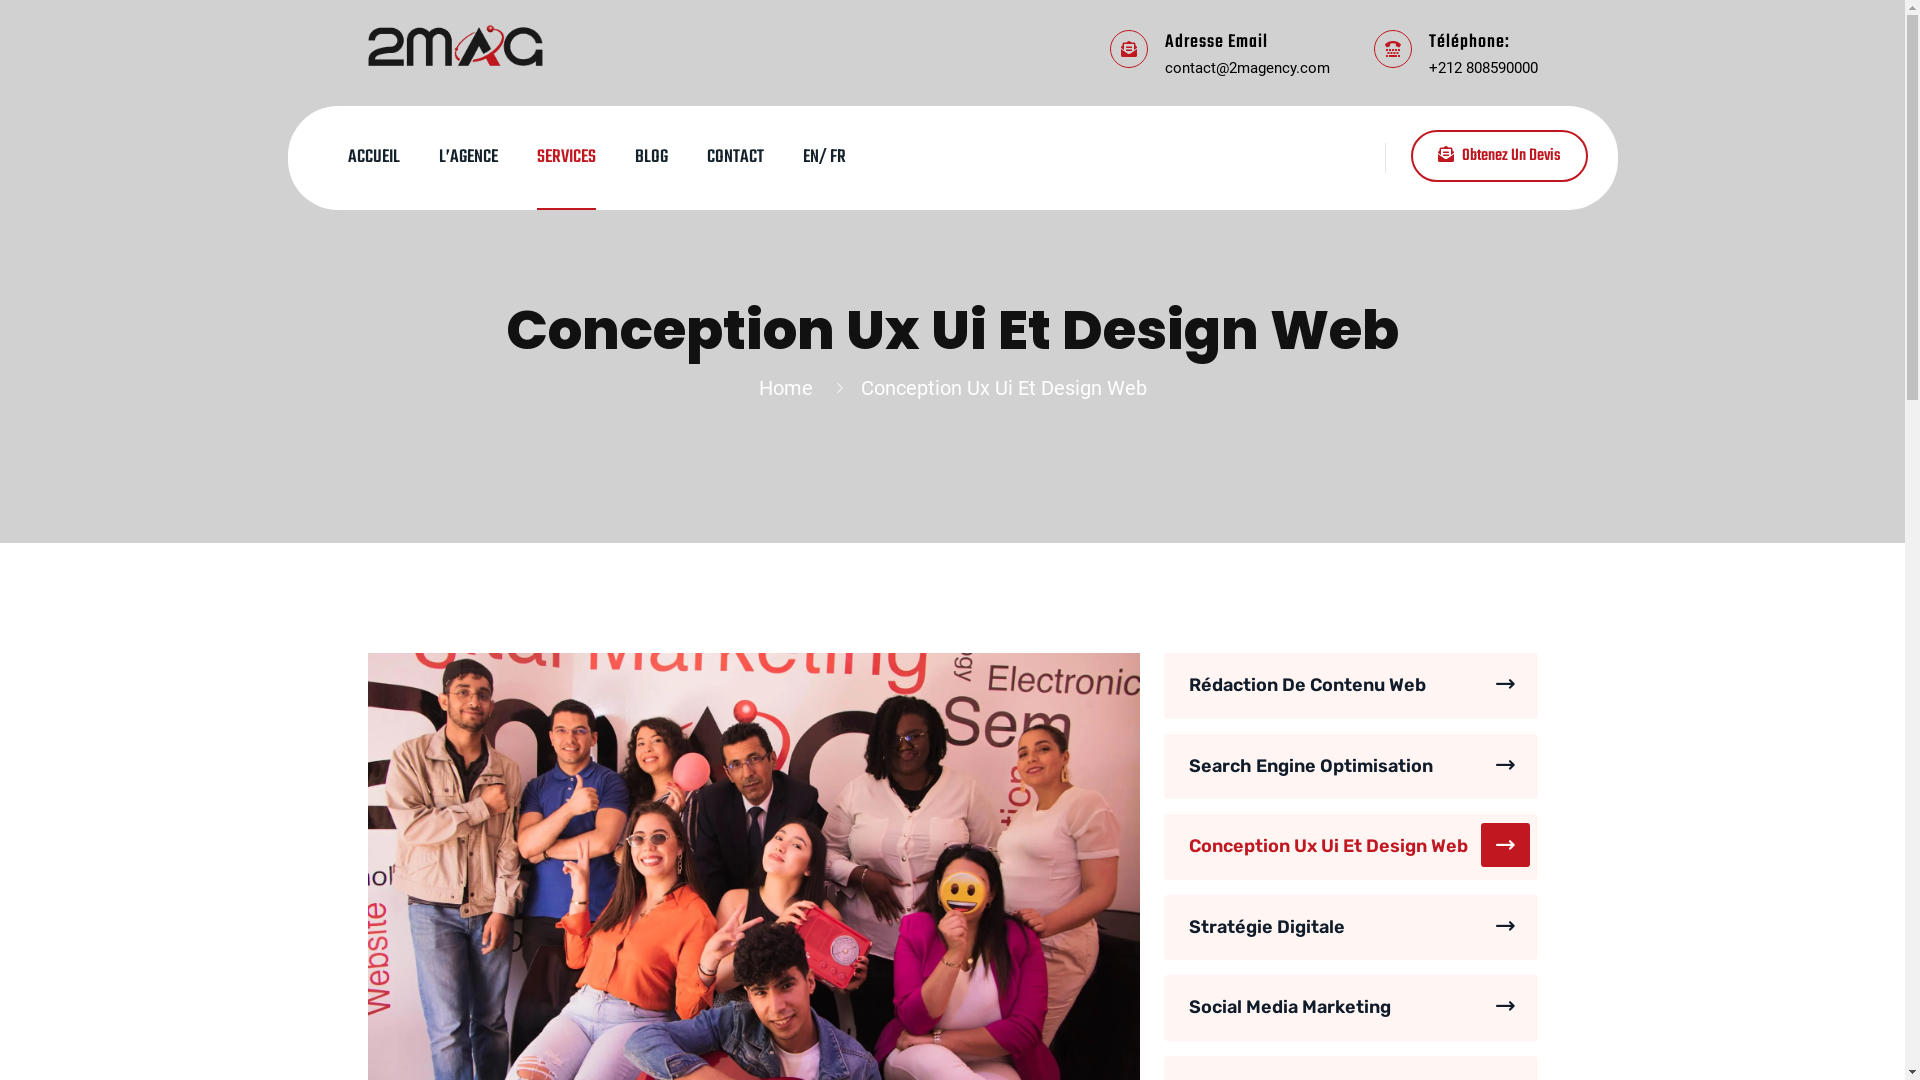 Image resolution: width=1920 pixels, height=1080 pixels. What do you see at coordinates (1350, 847) in the screenshot?
I see `'Conception Ux Ui Et Design Web'` at bounding box center [1350, 847].